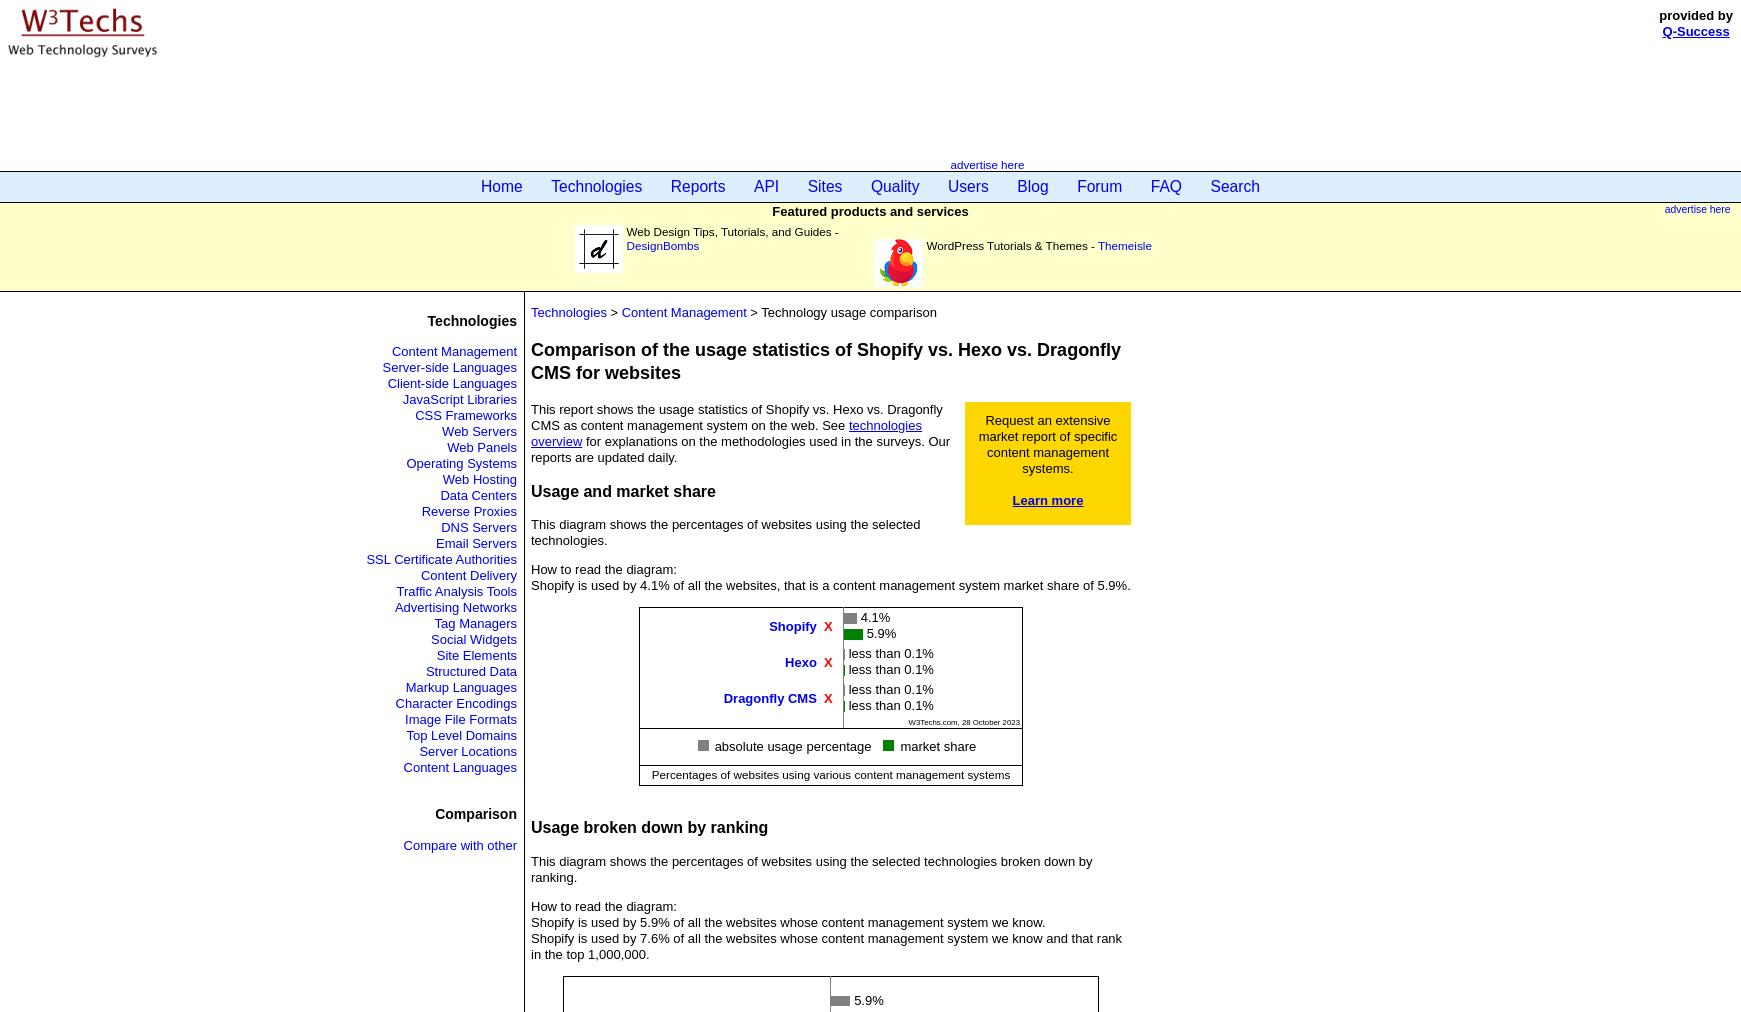  Describe the element at coordinates (622, 490) in the screenshot. I see `'Usage and market share'` at that location.